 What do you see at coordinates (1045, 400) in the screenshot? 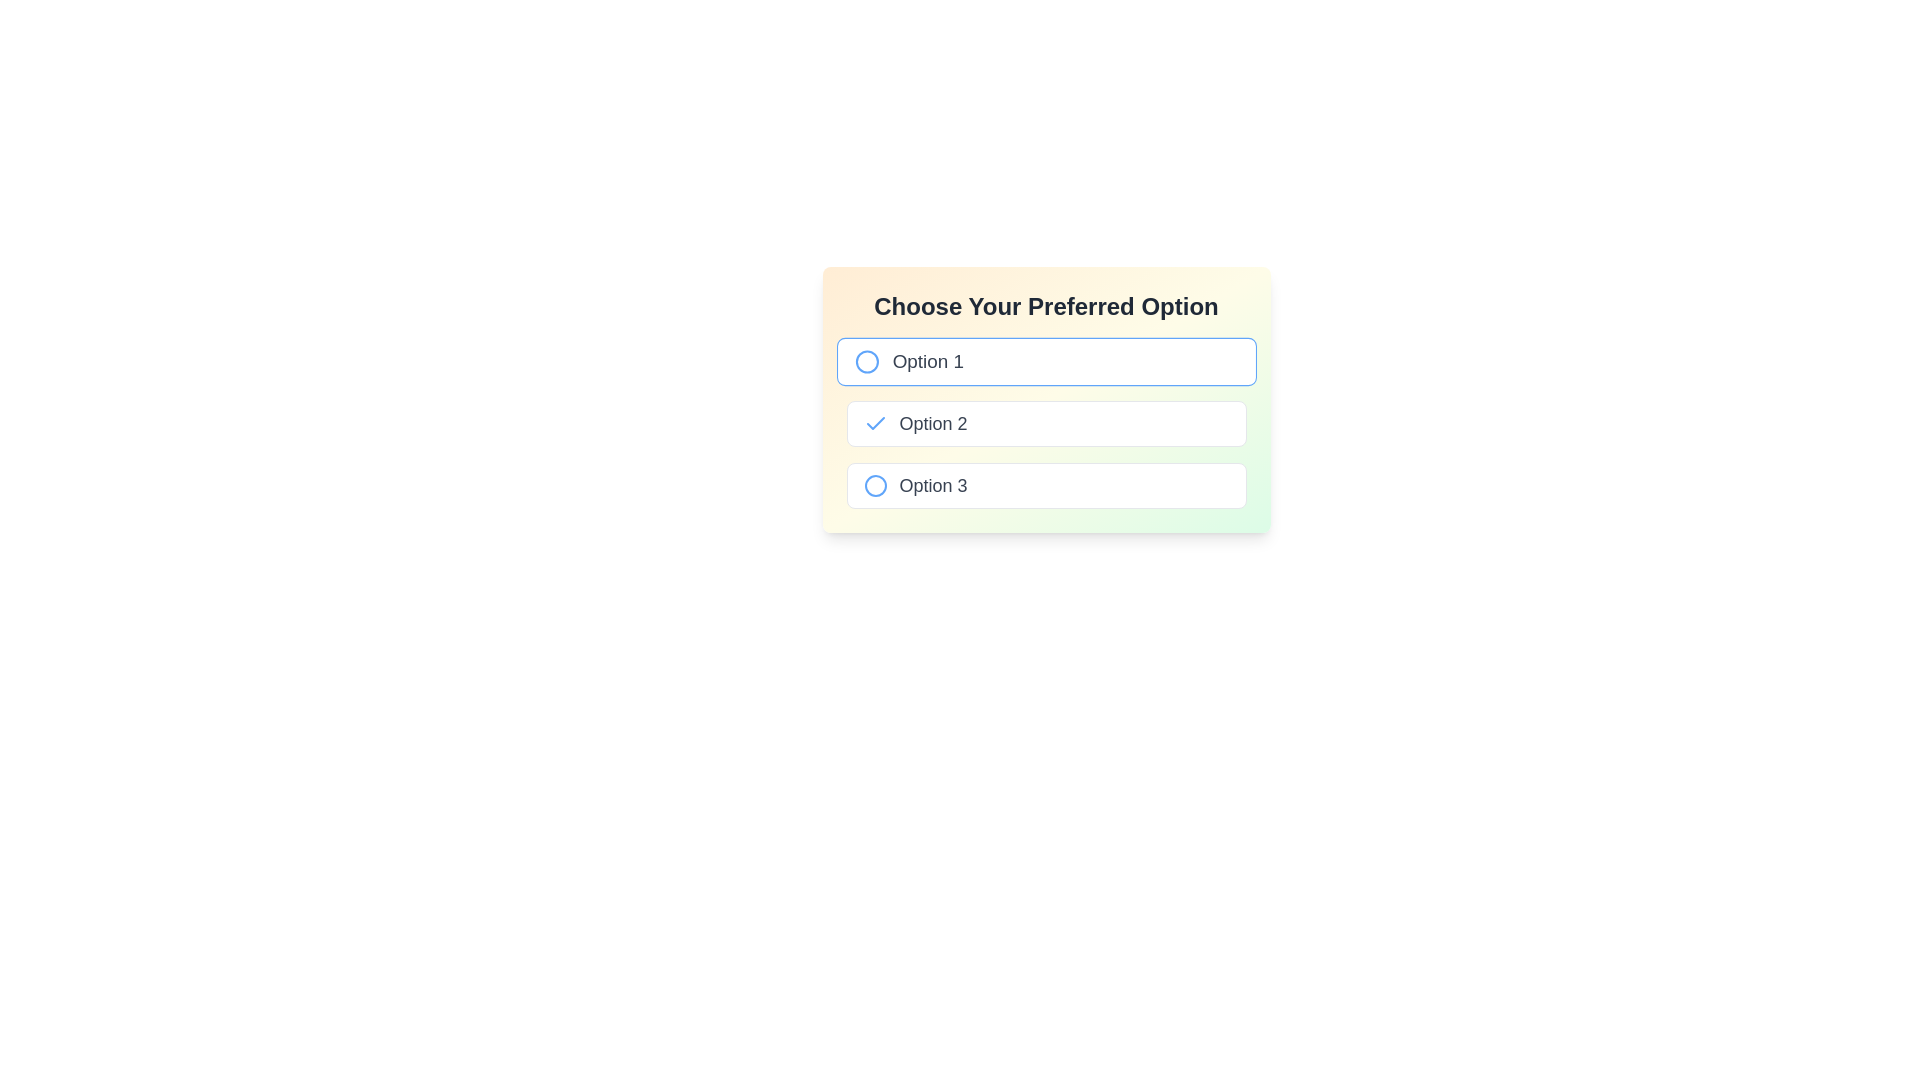
I see `to select the second option labeled 'Option 2' in the radio group titled 'Choose Your Preferred Option', which is visually represented by a bordered box and an associated radio button` at bounding box center [1045, 400].